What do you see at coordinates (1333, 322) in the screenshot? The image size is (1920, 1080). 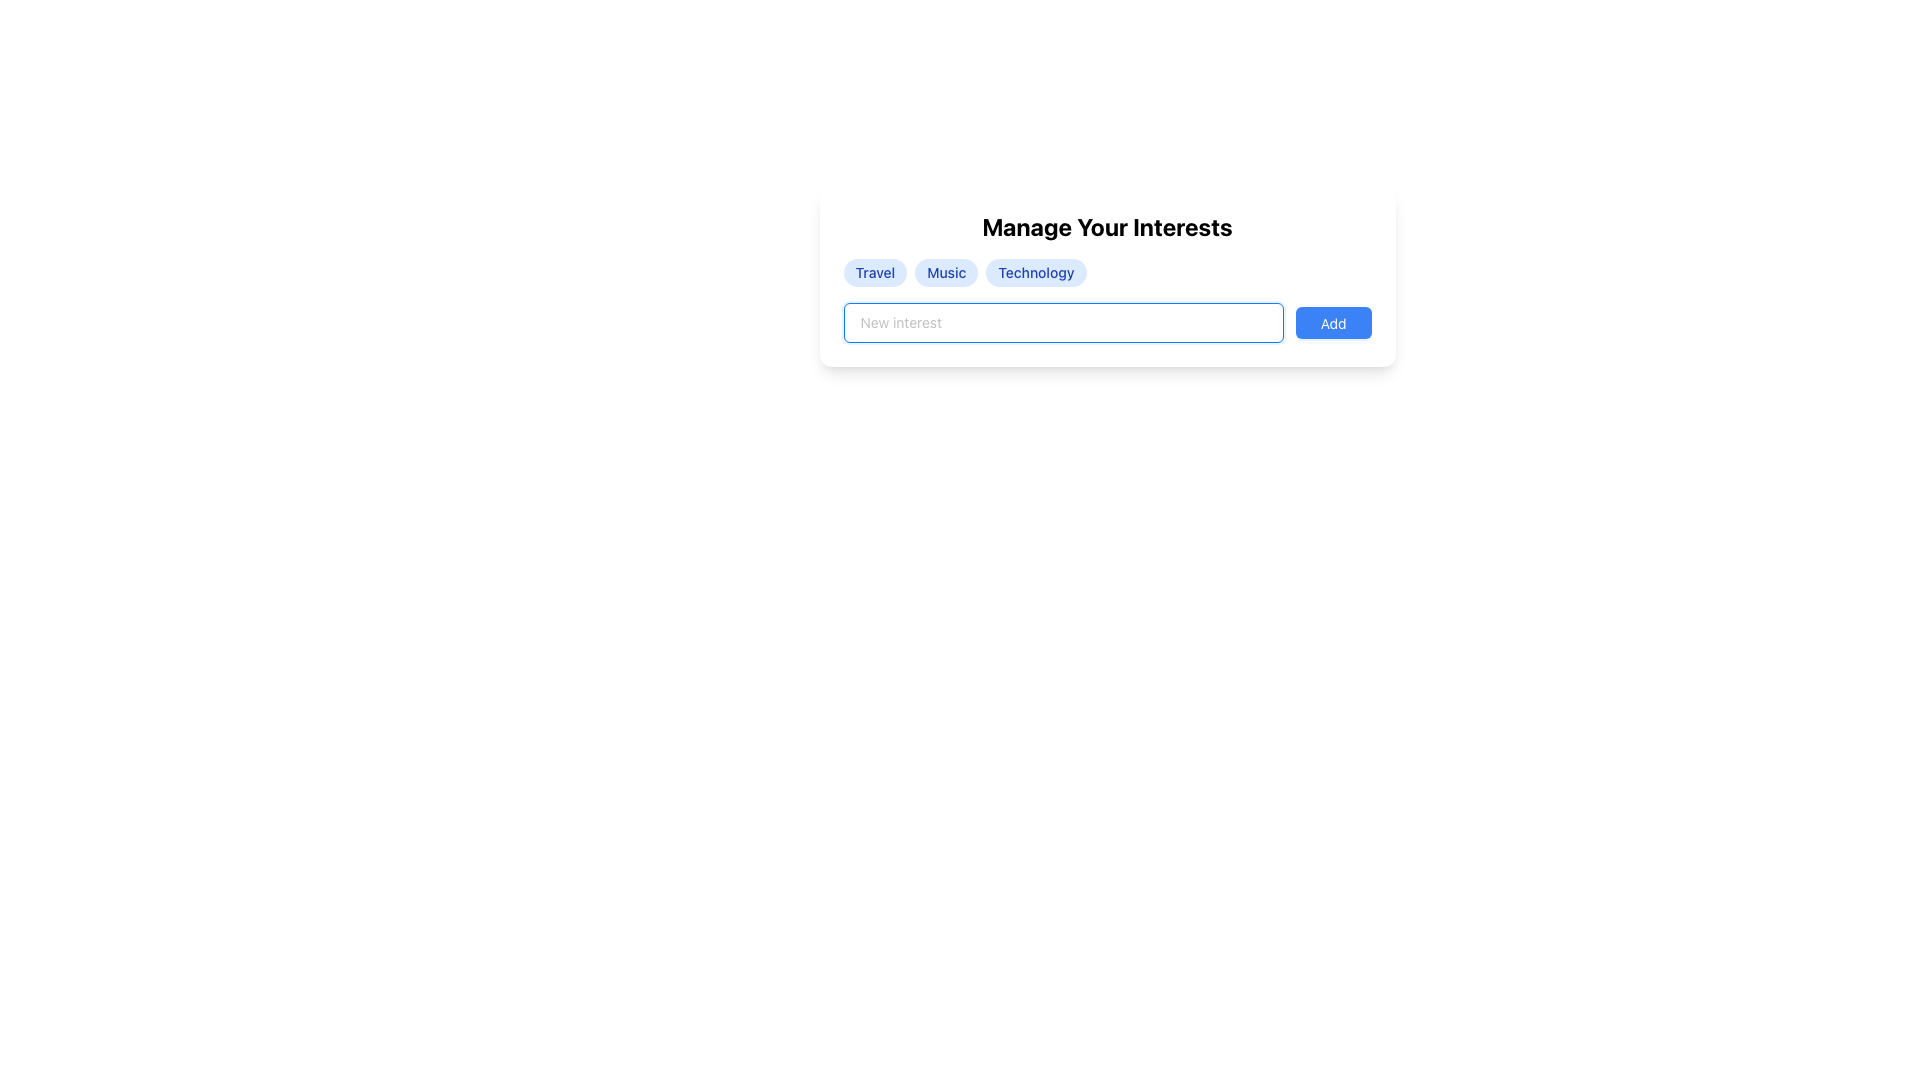 I see `the 'Add' button which is labeled for adding a new item or interest in the 'Manage Your Interests' form` at bounding box center [1333, 322].